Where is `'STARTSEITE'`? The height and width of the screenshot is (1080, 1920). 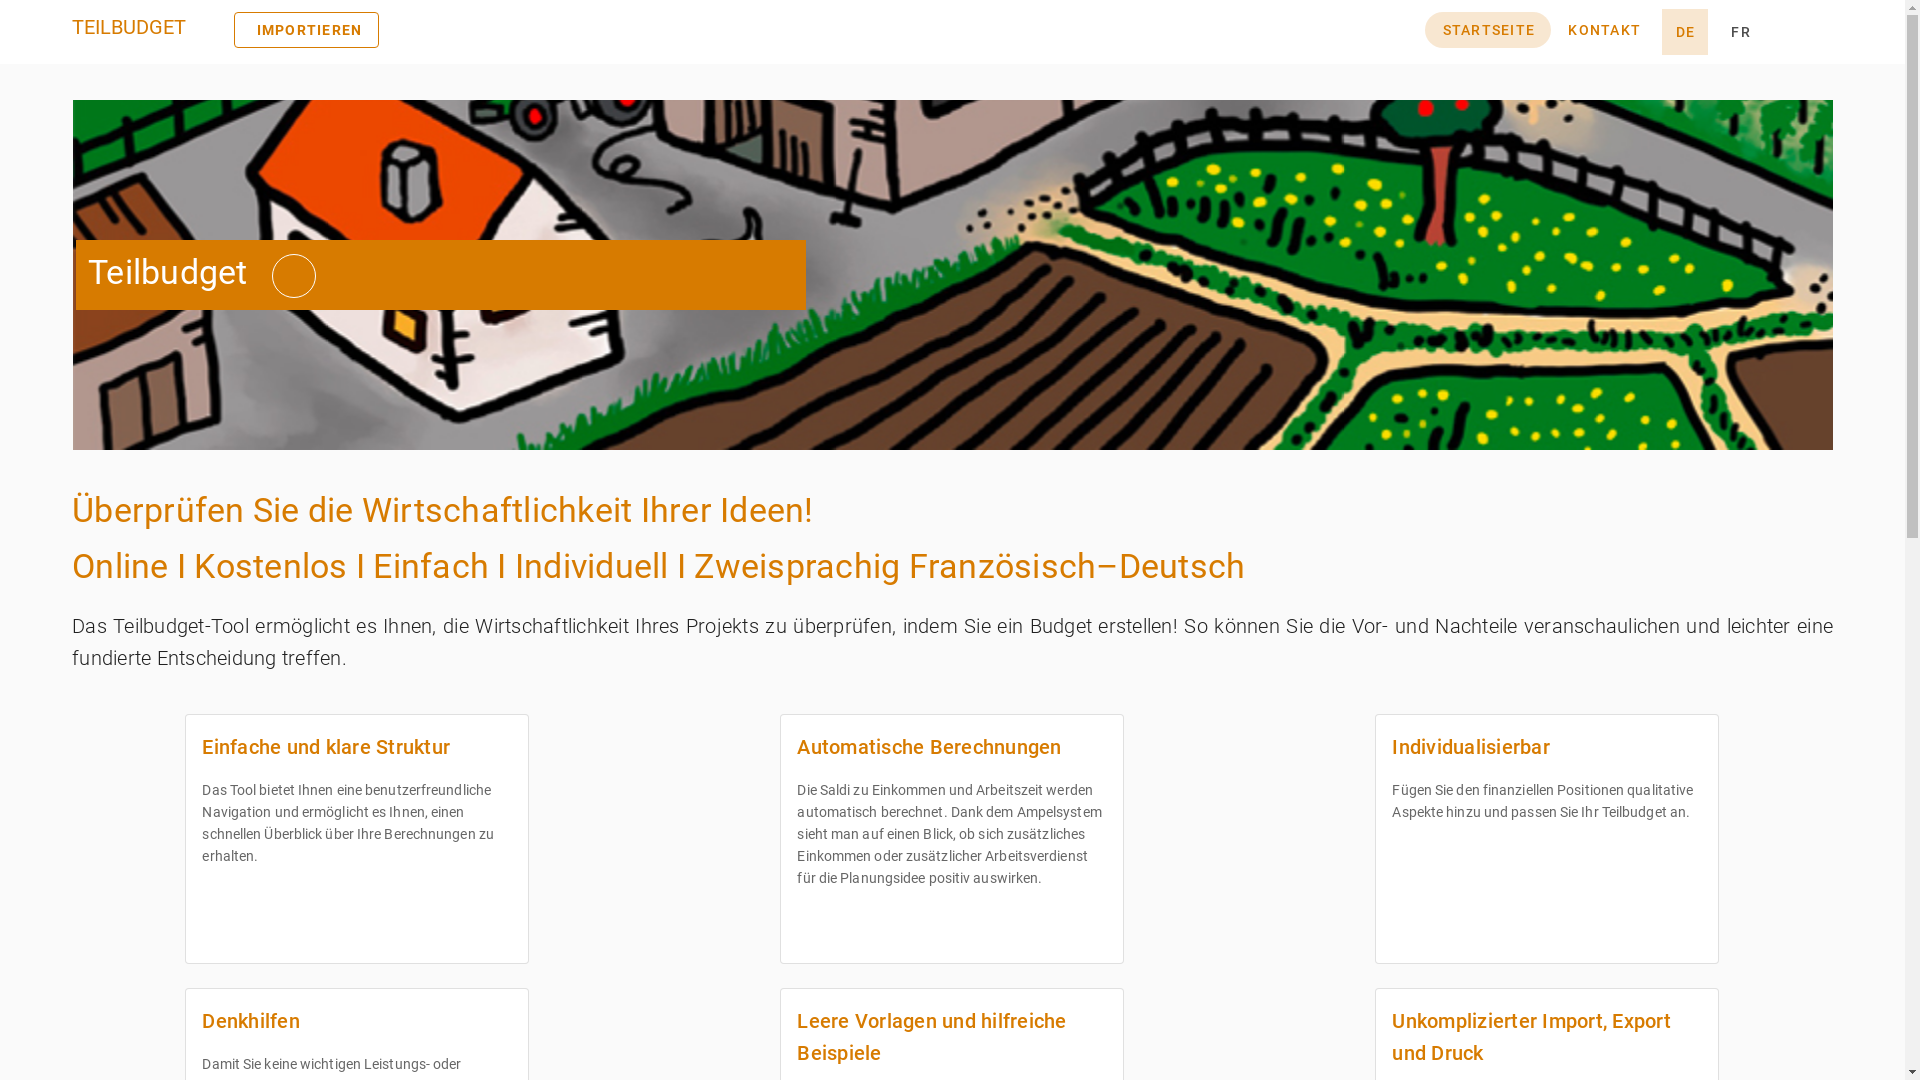 'STARTSEITE' is located at coordinates (1488, 30).